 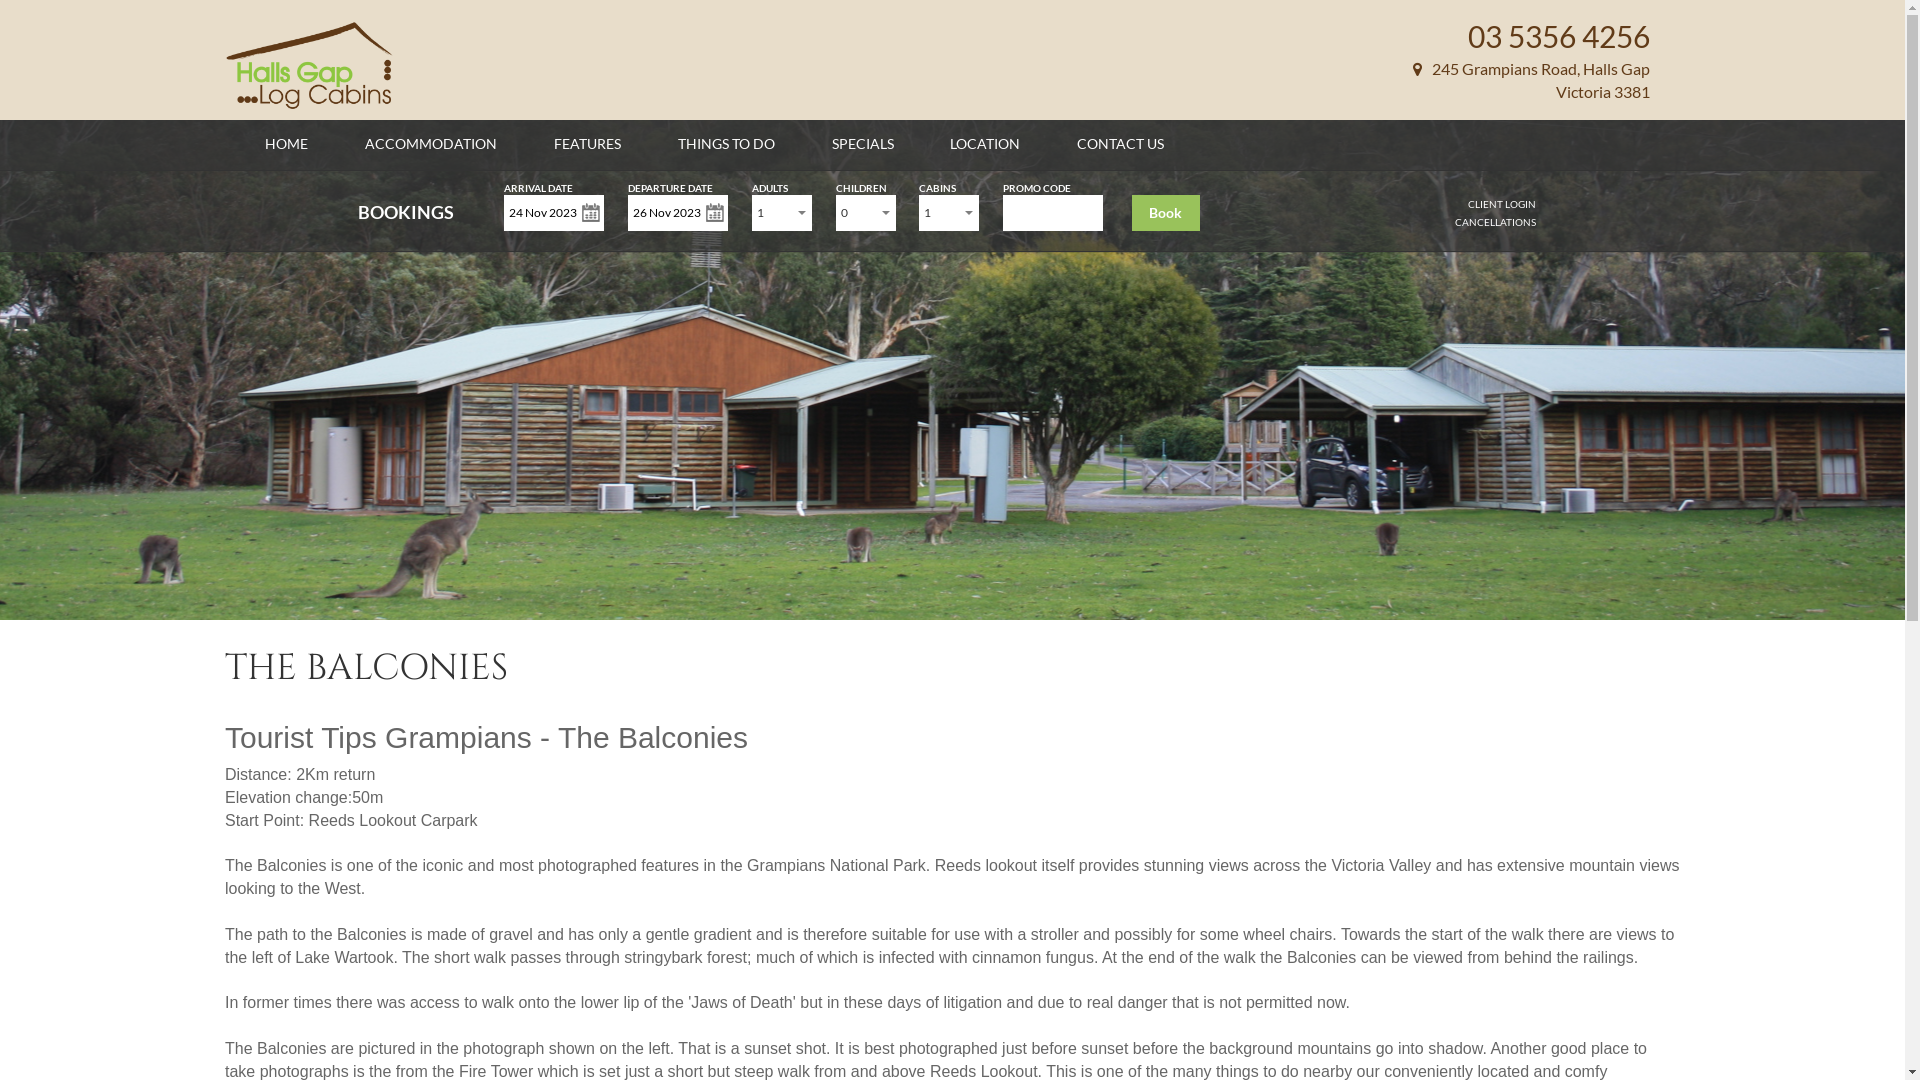 I want to click on 'LOCATION', so click(x=949, y=142).